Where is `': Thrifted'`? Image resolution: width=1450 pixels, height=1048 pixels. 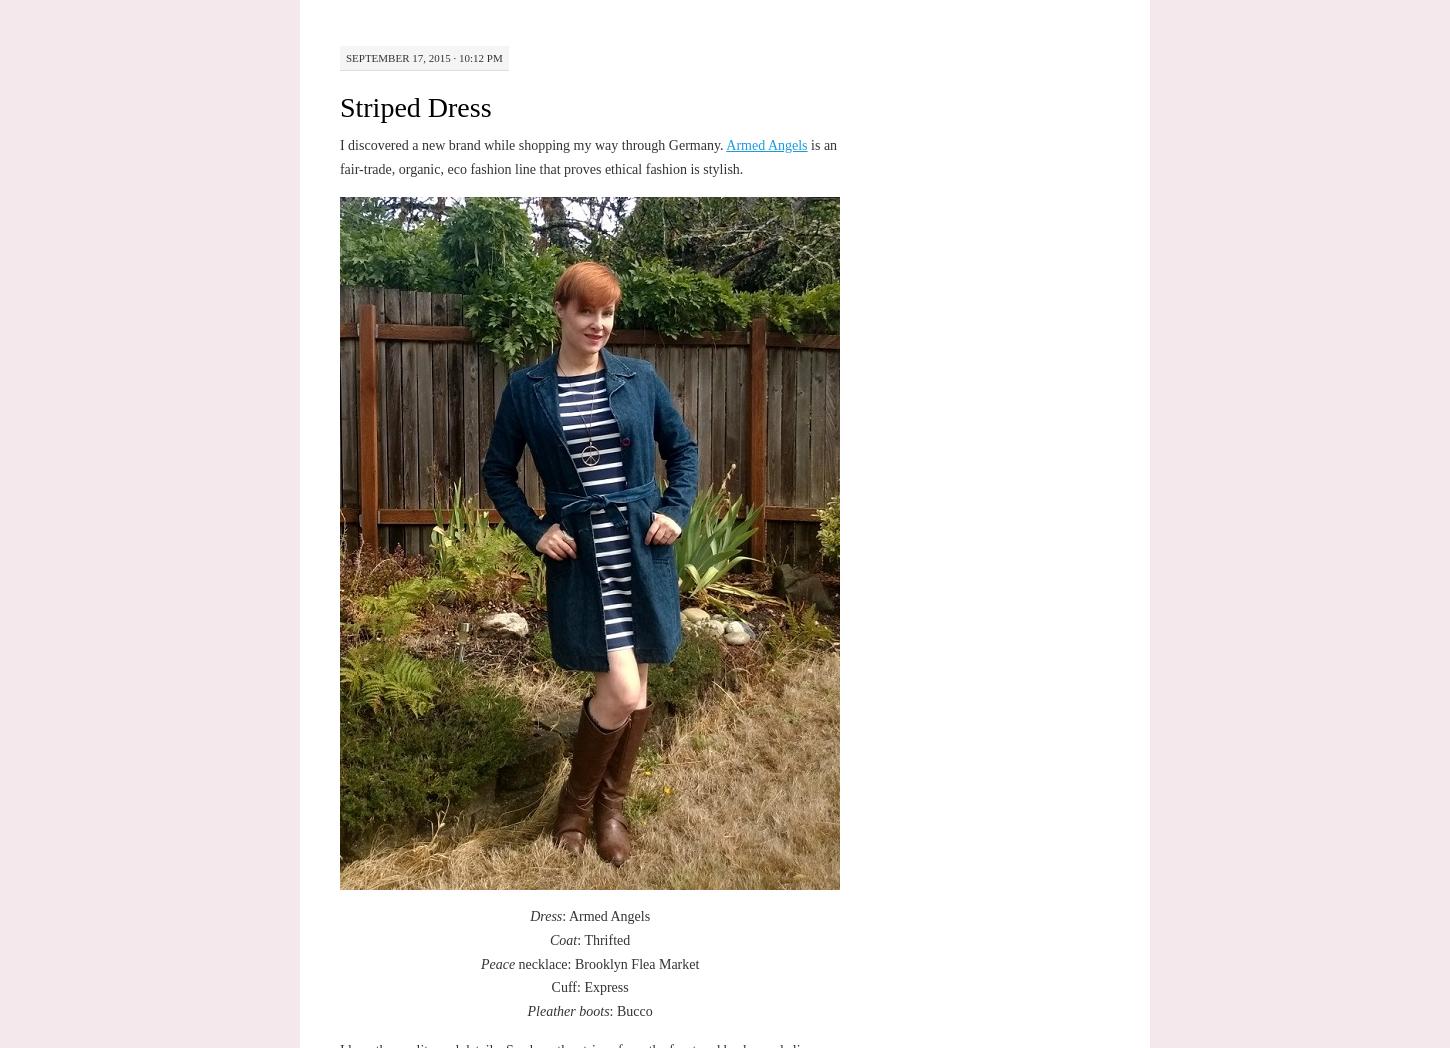
': Thrifted' is located at coordinates (576, 939).